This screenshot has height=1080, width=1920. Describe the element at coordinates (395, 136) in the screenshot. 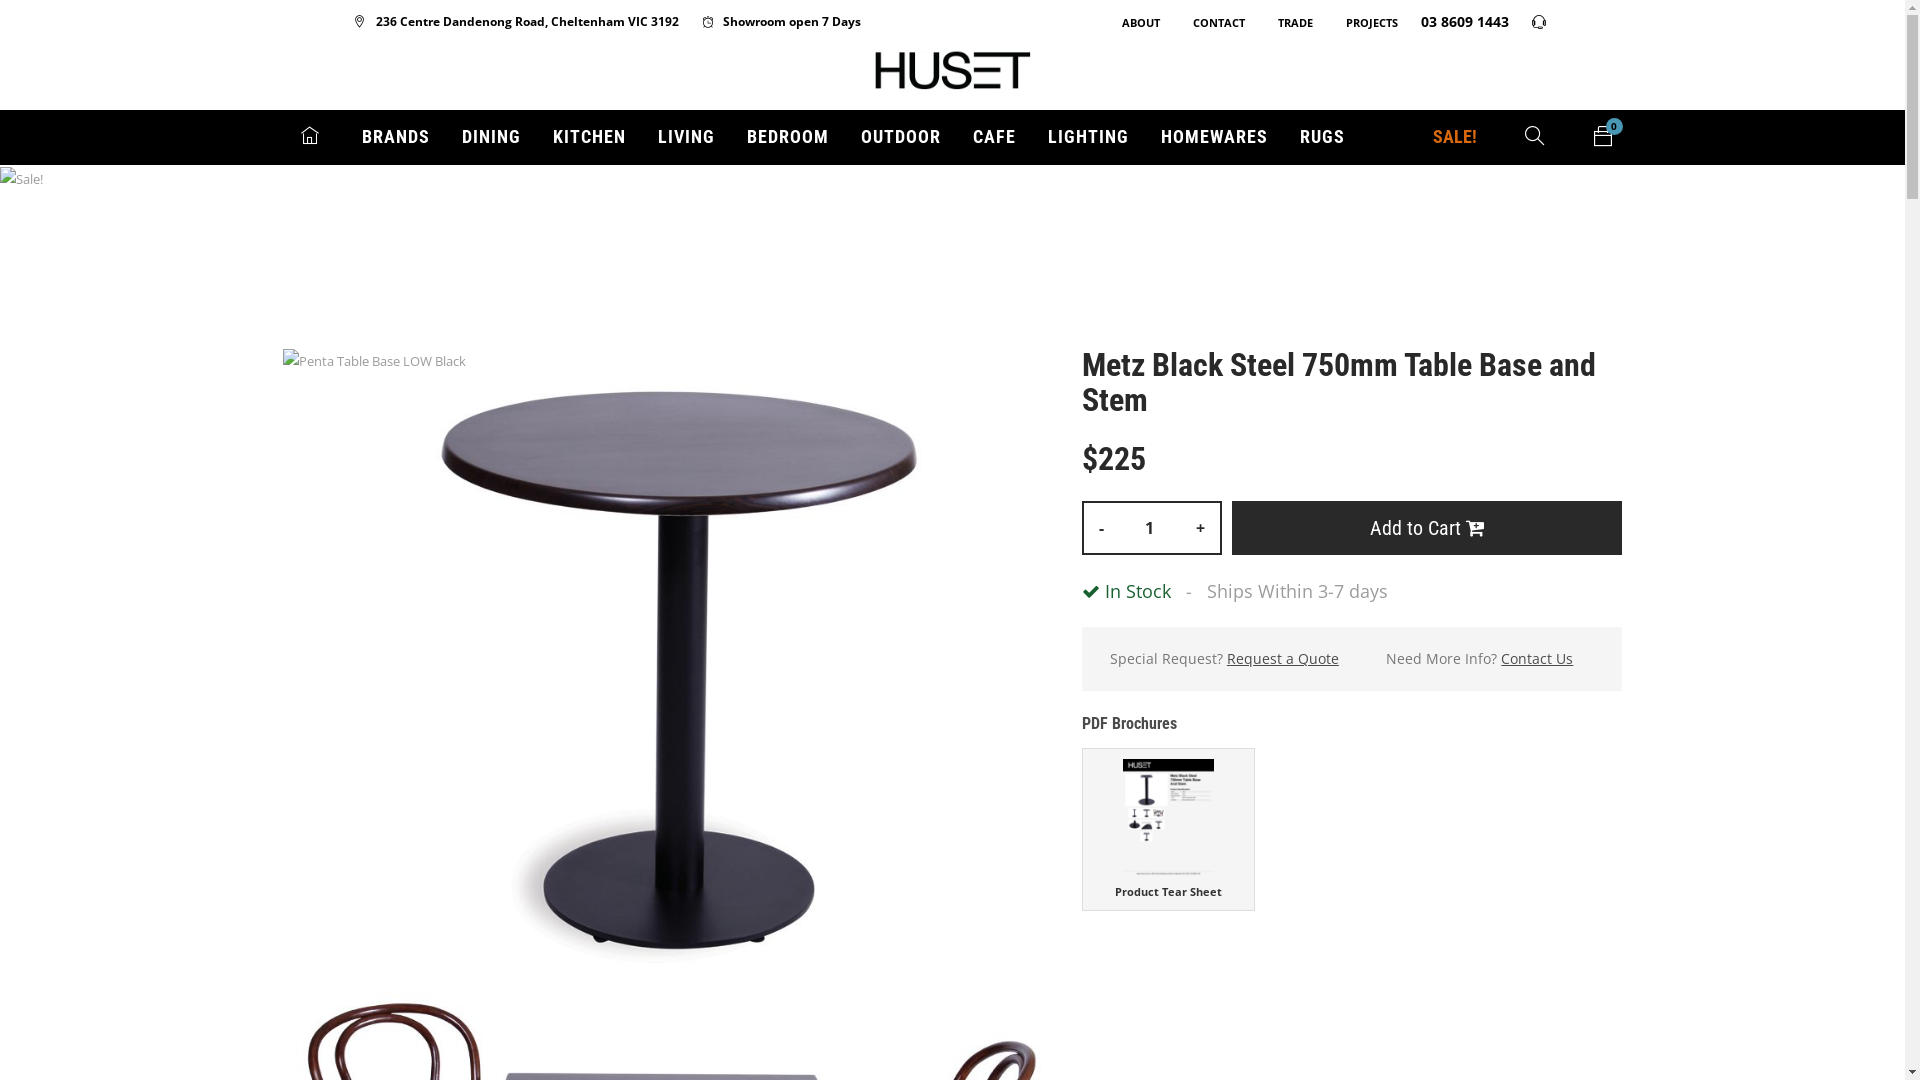

I see `'BRANDS'` at that location.